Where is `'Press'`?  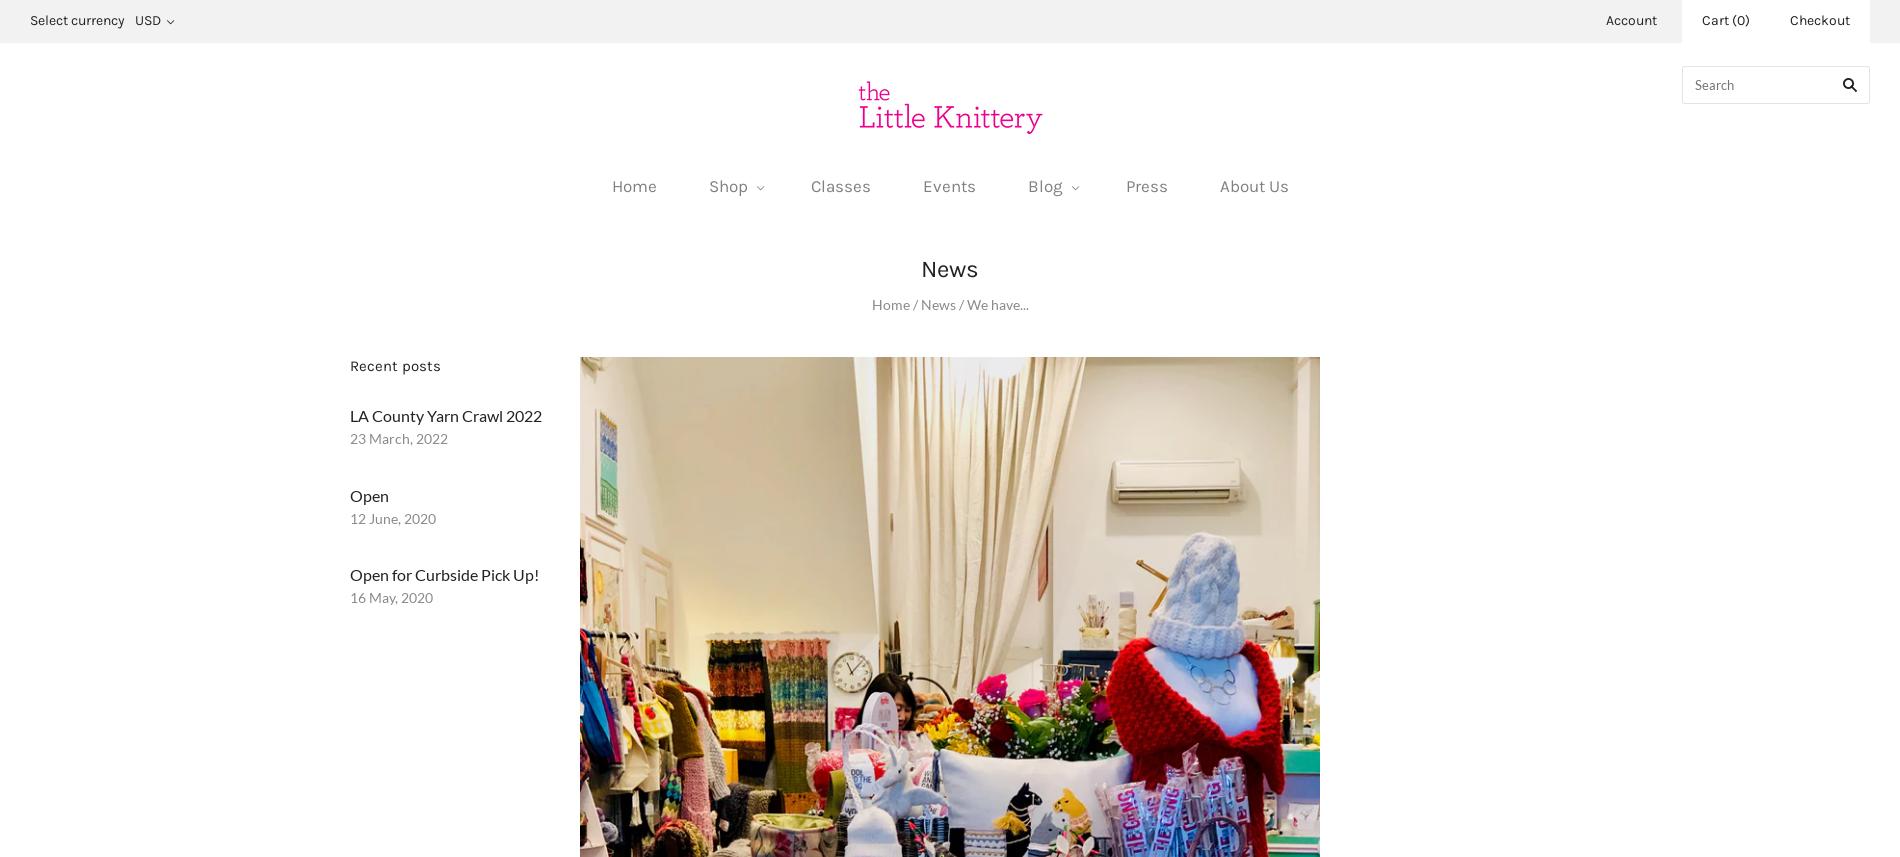 'Press' is located at coordinates (1146, 185).